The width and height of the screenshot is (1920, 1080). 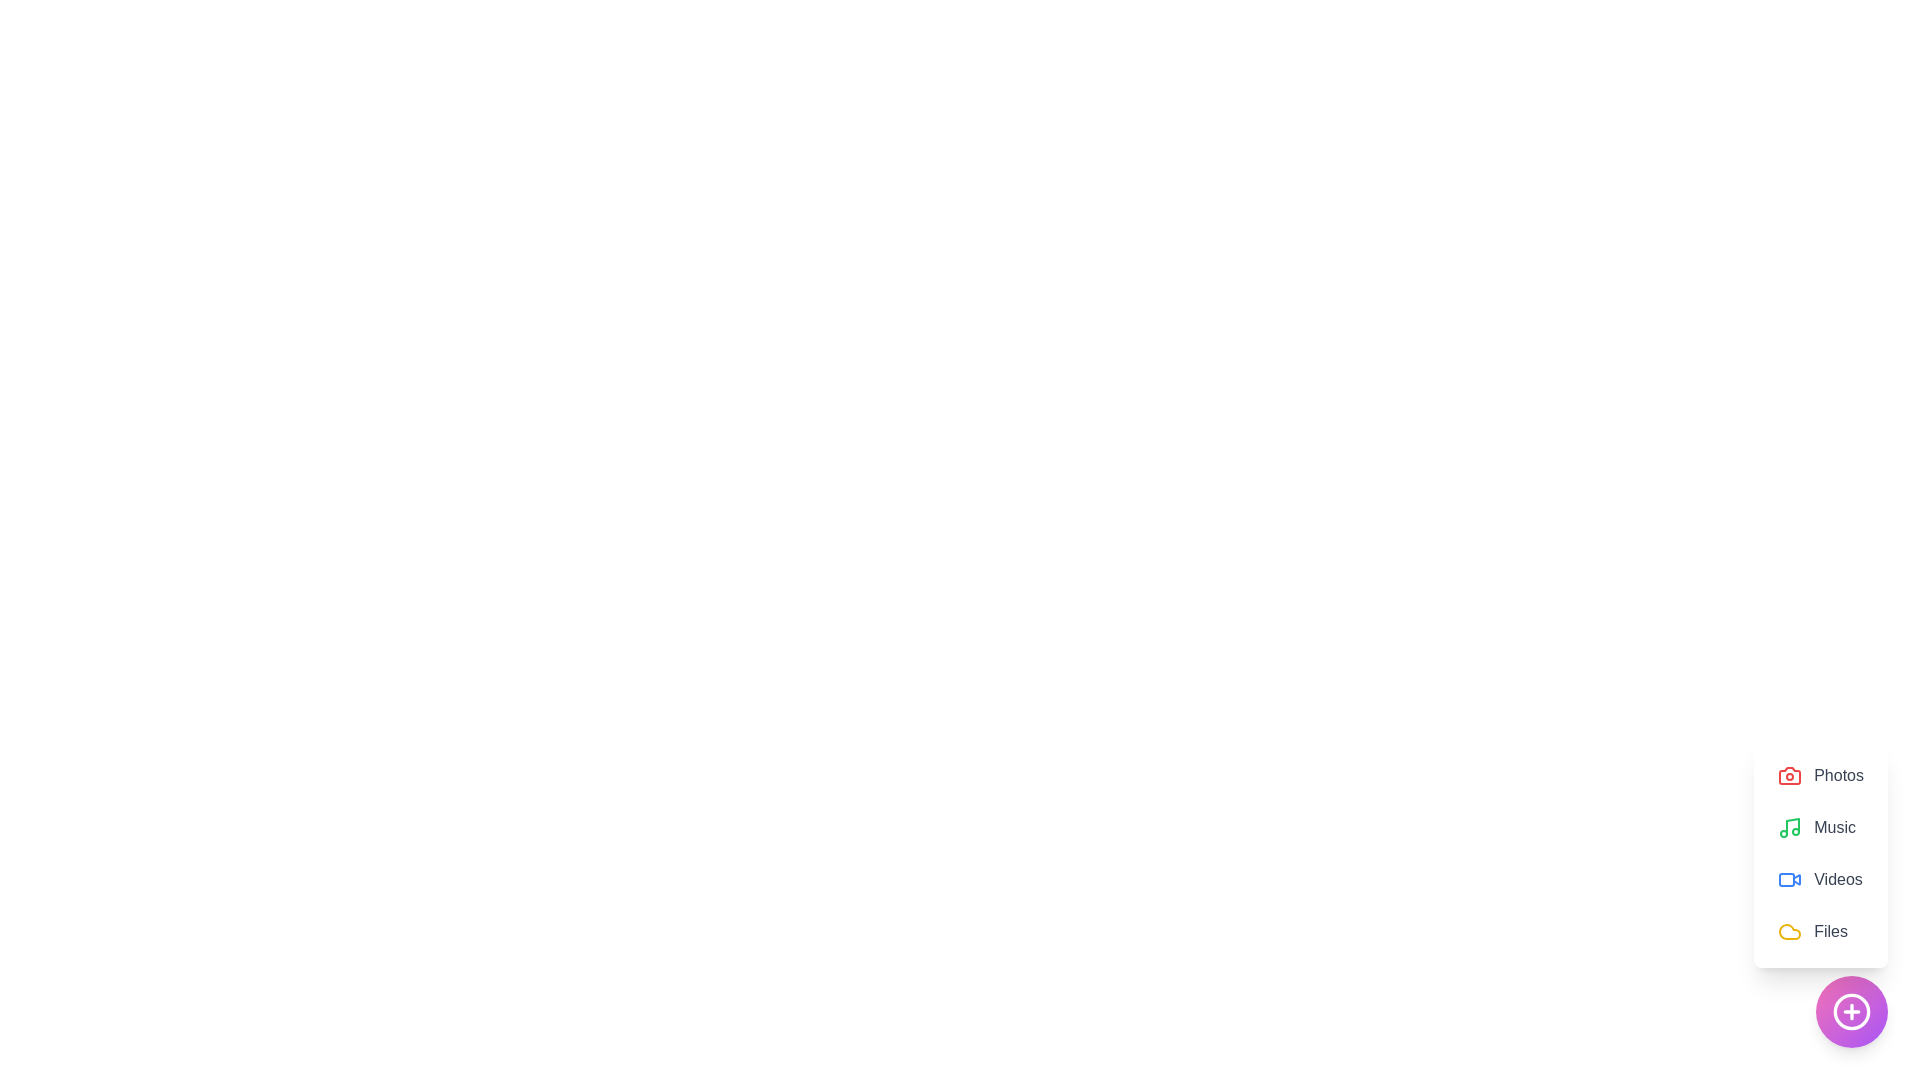 What do you see at coordinates (1820, 932) in the screenshot?
I see `the option Files to select it` at bounding box center [1820, 932].